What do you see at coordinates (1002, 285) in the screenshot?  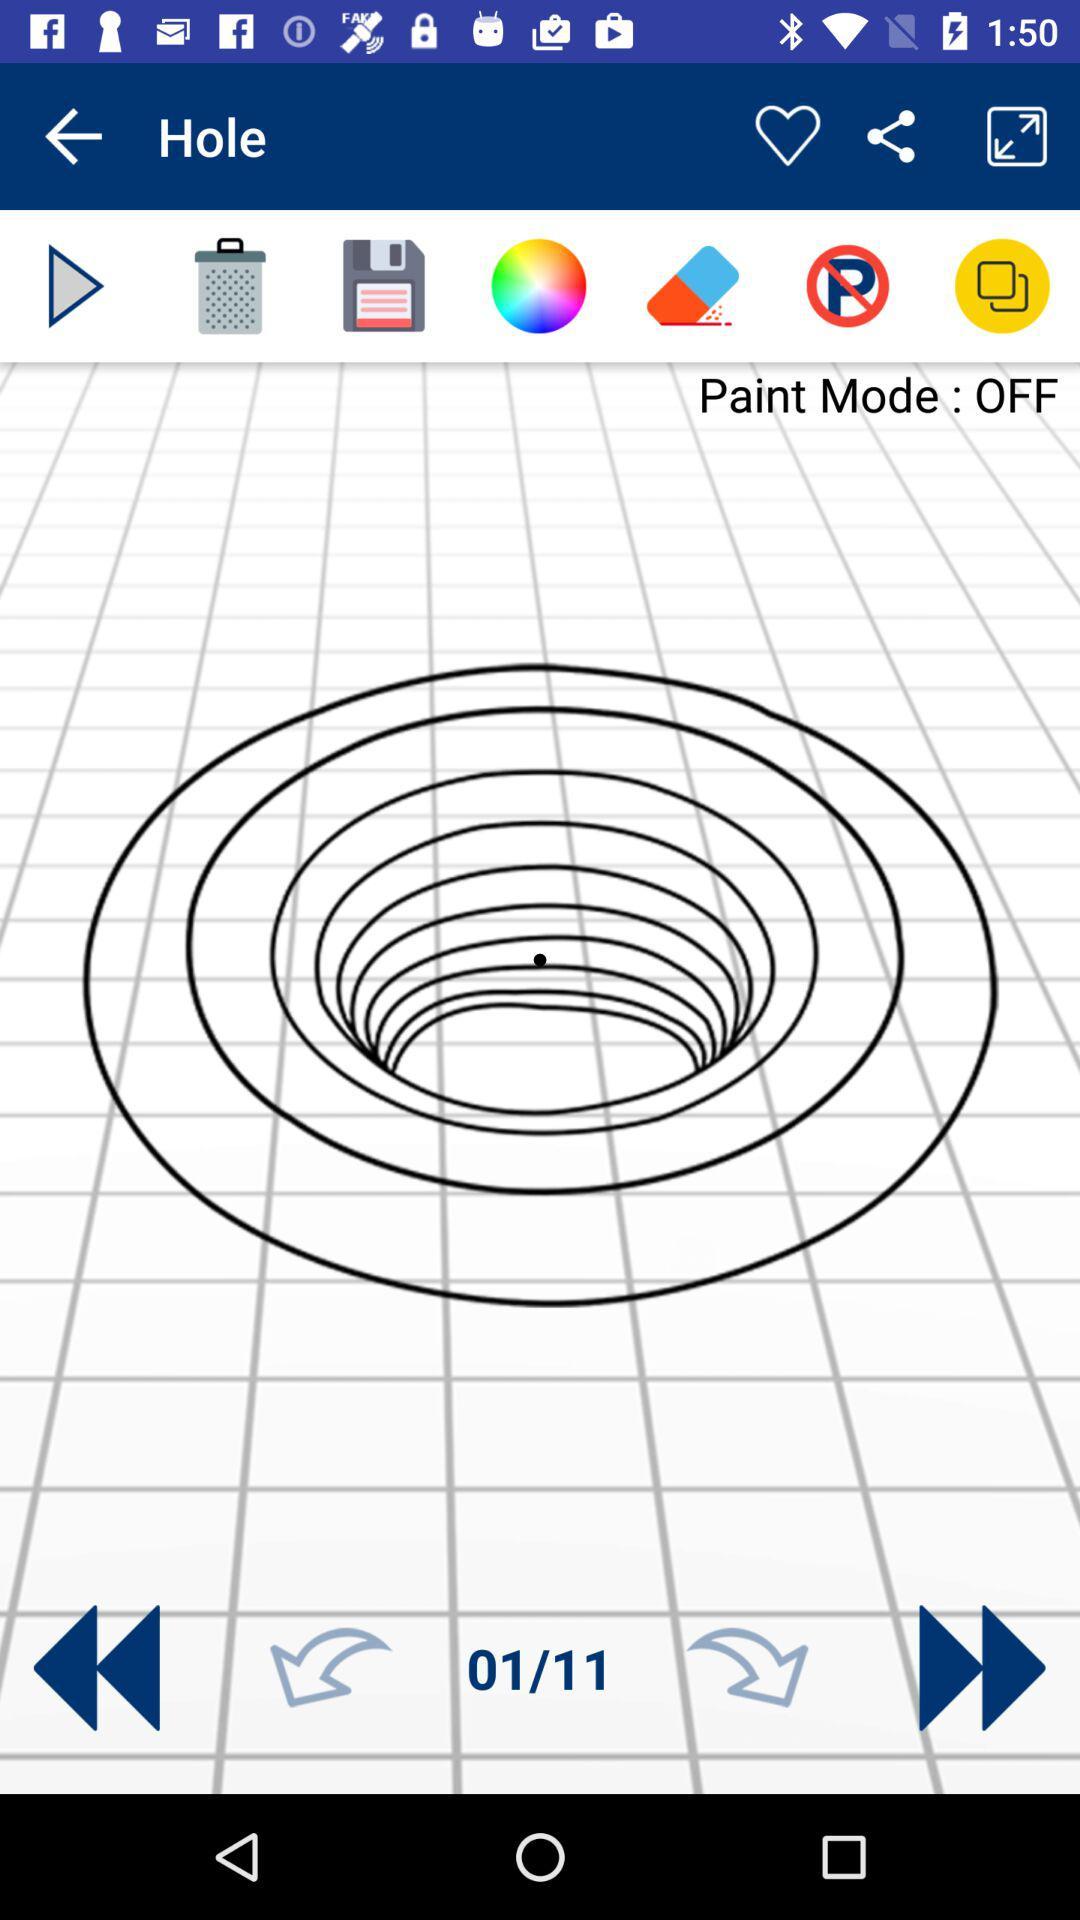 I see `the copy icon` at bounding box center [1002, 285].